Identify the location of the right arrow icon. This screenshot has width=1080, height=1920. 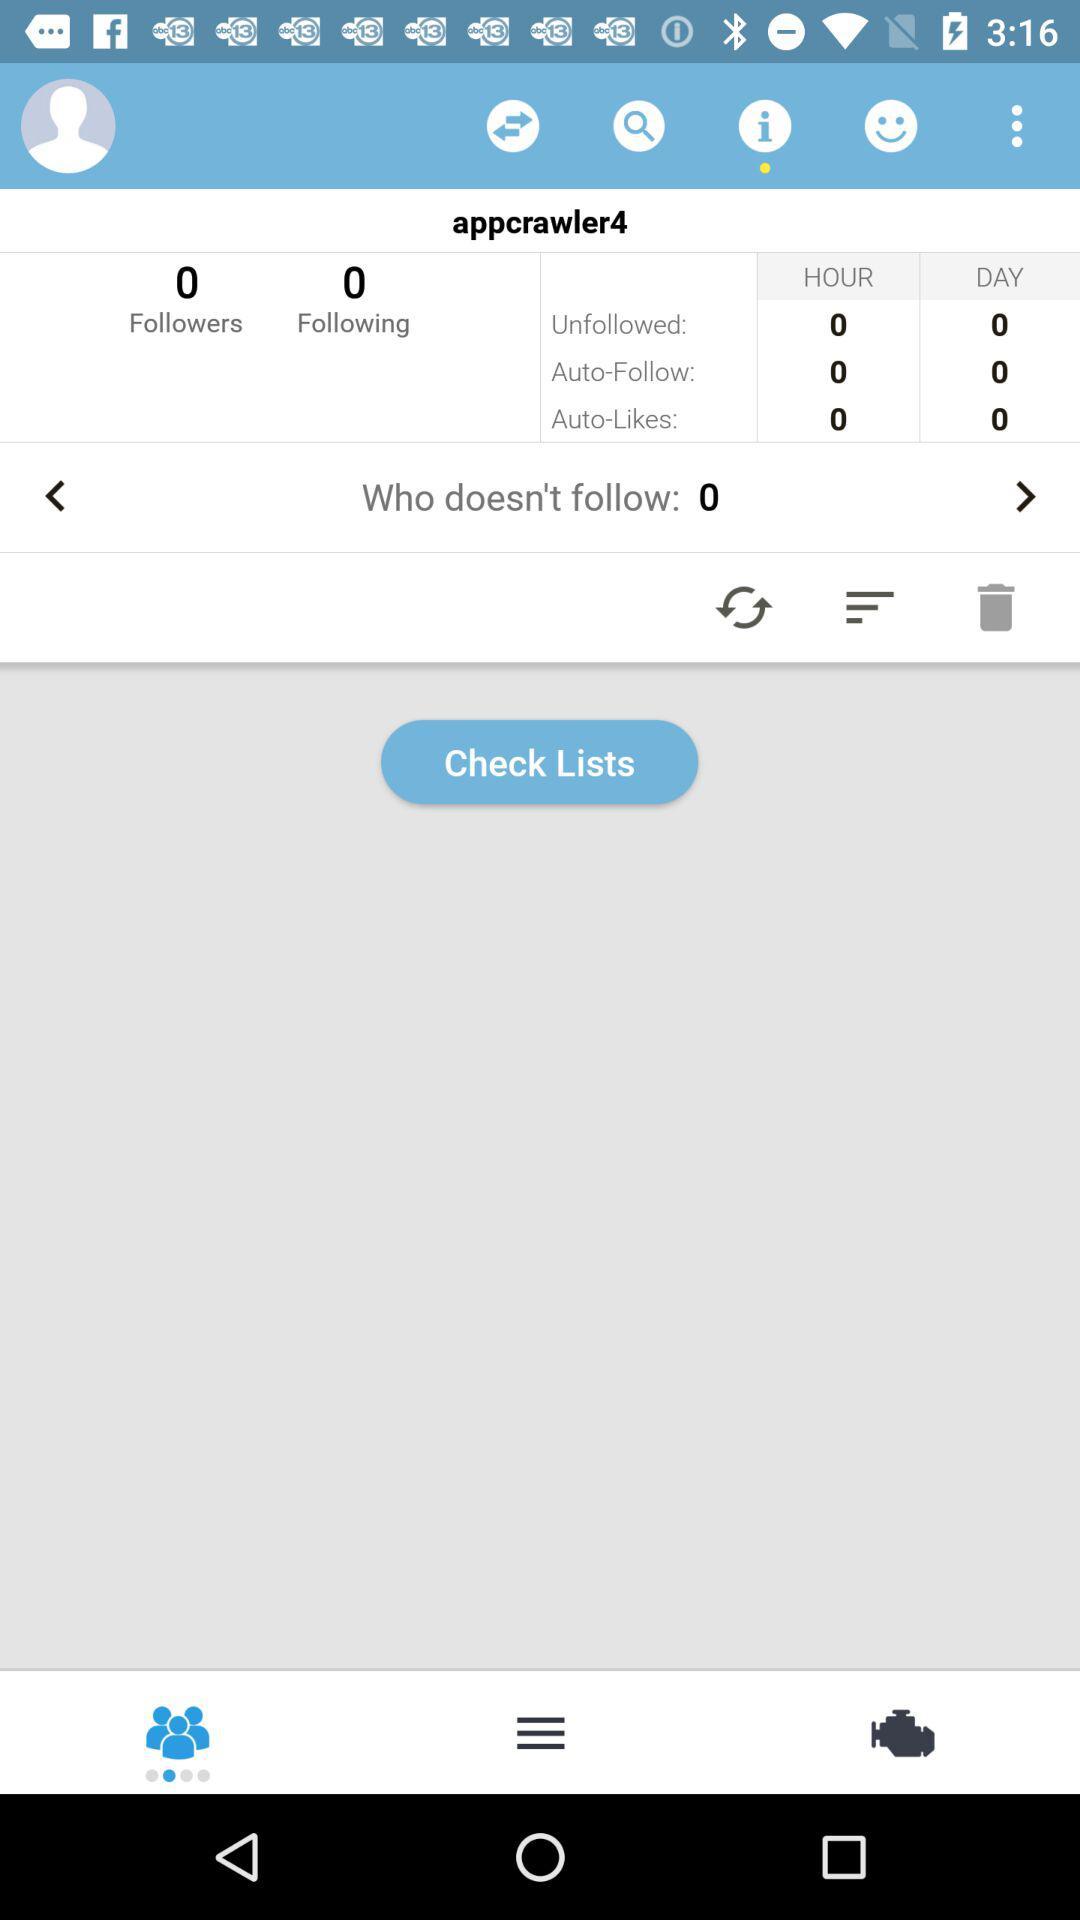
(1025, 497).